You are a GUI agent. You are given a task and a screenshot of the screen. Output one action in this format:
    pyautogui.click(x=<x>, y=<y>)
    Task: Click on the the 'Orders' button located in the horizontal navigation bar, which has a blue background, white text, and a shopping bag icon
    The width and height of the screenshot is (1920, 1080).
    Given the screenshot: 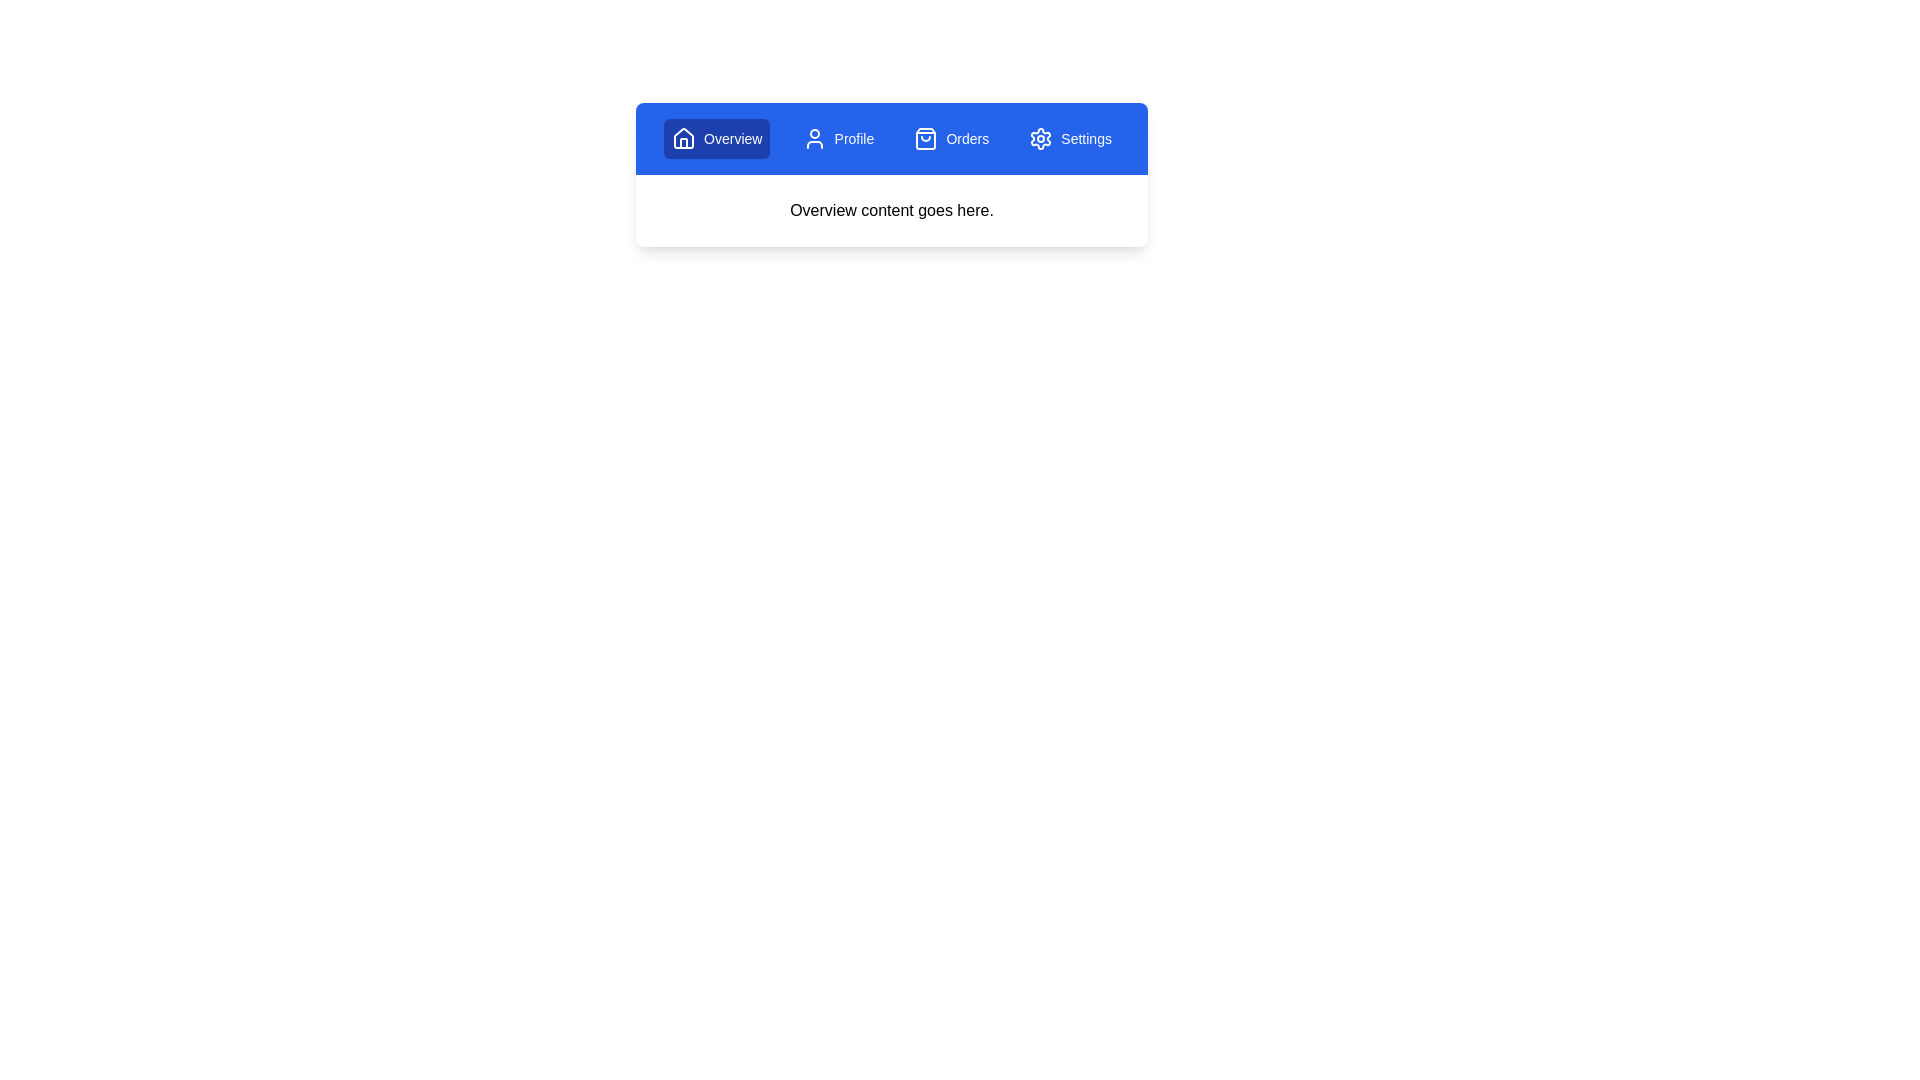 What is the action you would take?
    pyautogui.click(x=950, y=137)
    